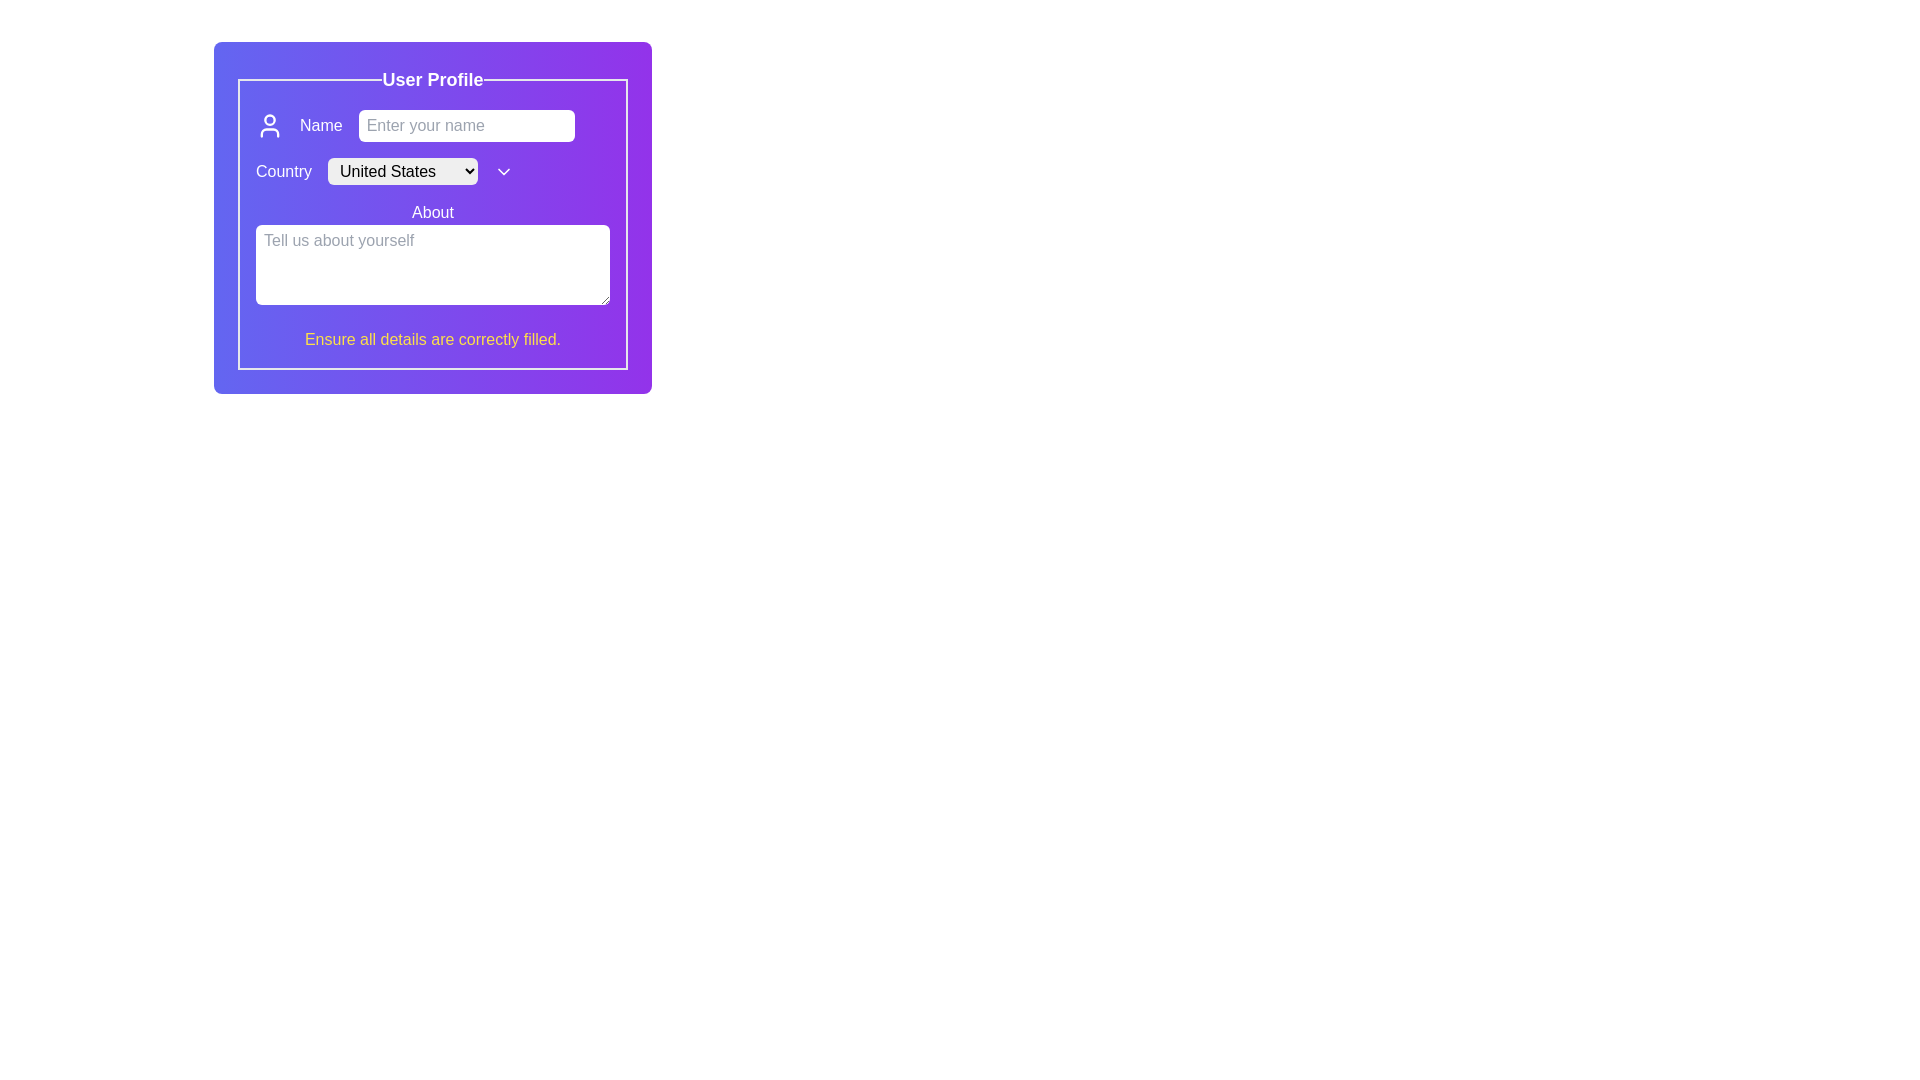 This screenshot has height=1080, width=1920. Describe the element at coordinates (465, 126) in the screenshot. I see `the text input field for entering the user's name, which is positioned to the right of the 'Name' label` at that location.